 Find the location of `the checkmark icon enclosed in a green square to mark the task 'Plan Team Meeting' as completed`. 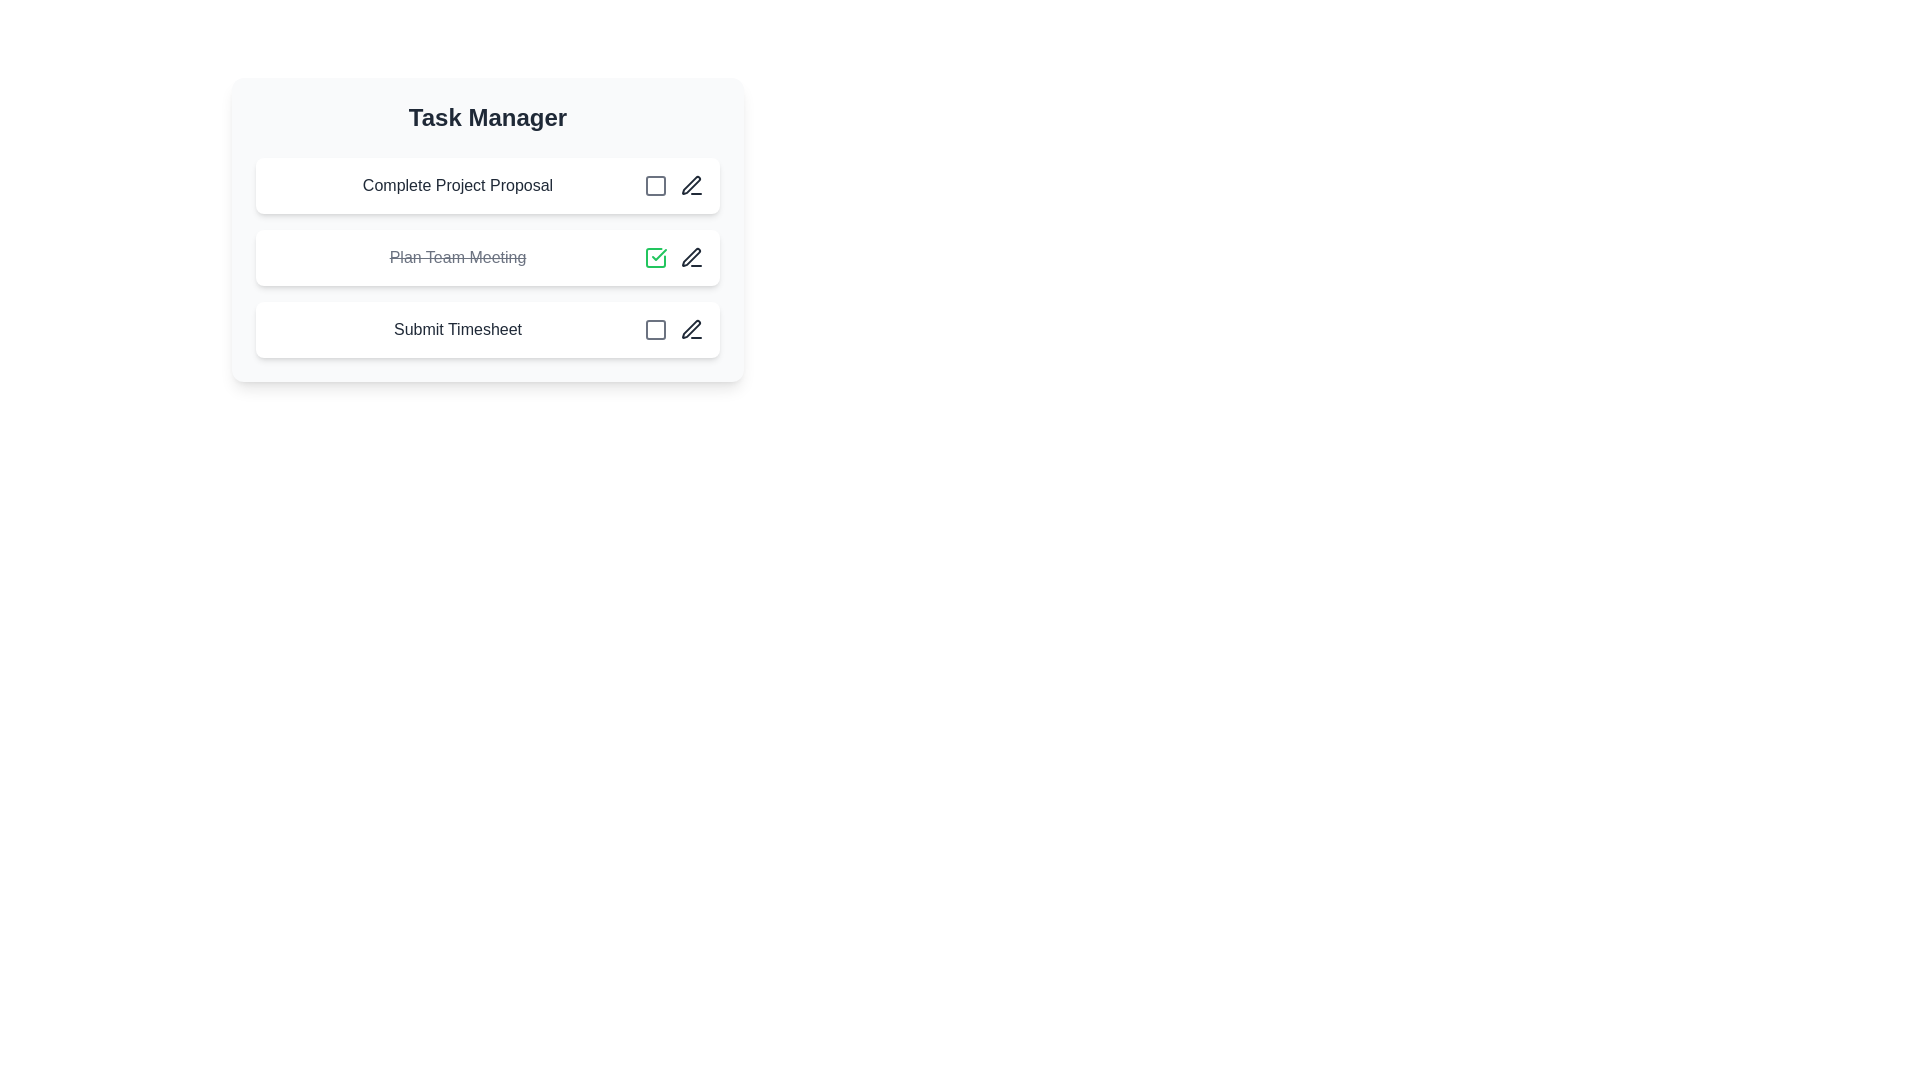

the checkmark icon enclosed in a green square to mark the task 'Plan Team Meeting' as completed is located at coordinates (673, 257).